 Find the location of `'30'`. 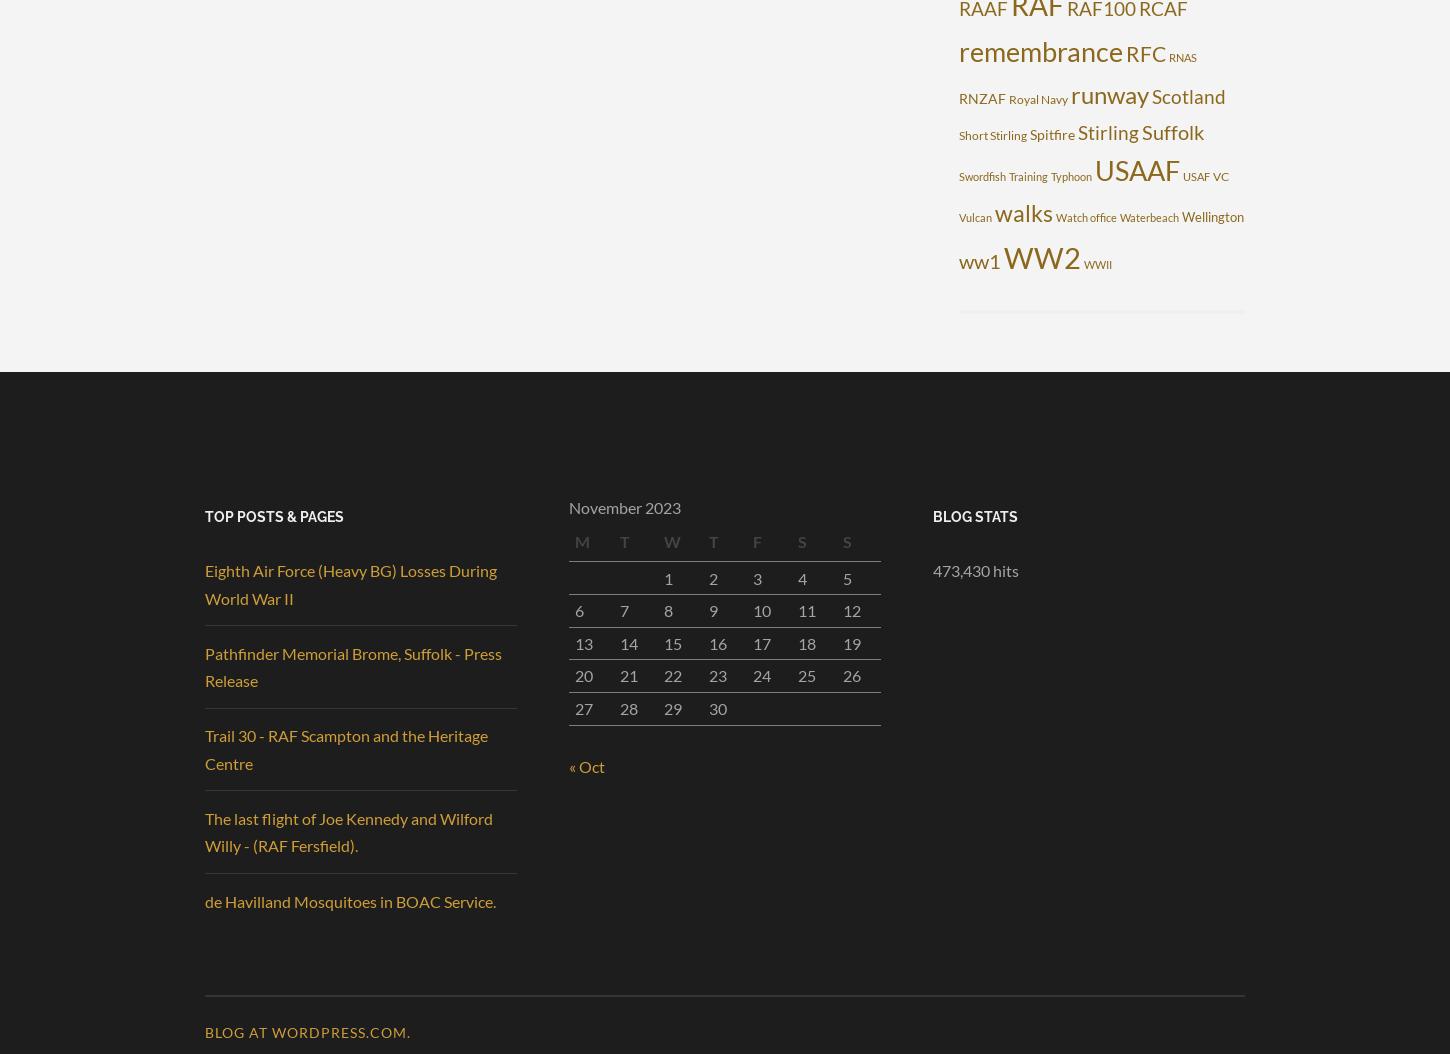

'30' is located at coordinates (716, 707).